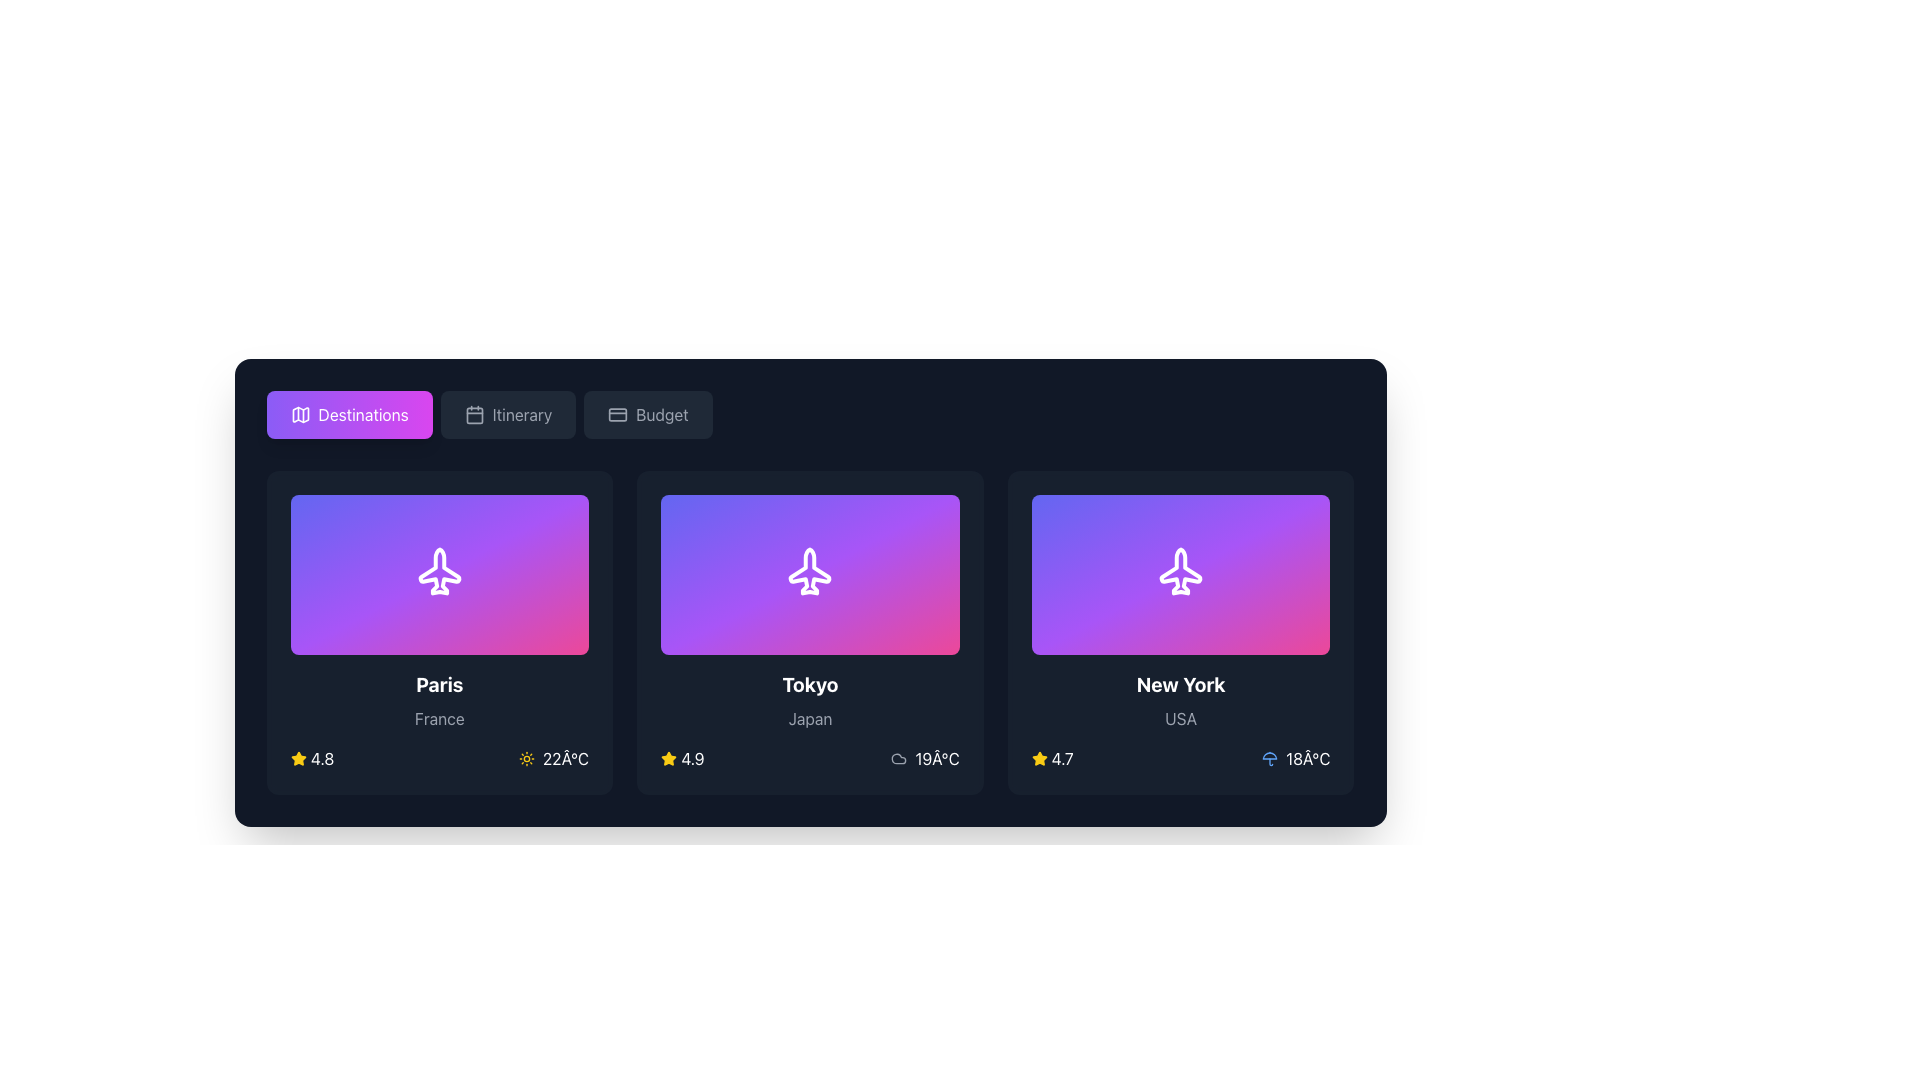 Image resolution: width=1920 pixels, height=1080 pixels. What do you see at coordinates (438, 717) in the screenshot?
I see `the static text label reading 'France' that is positioned below the label 'Paris' and above the temperature and rating information` at bounding box center [438, 717].